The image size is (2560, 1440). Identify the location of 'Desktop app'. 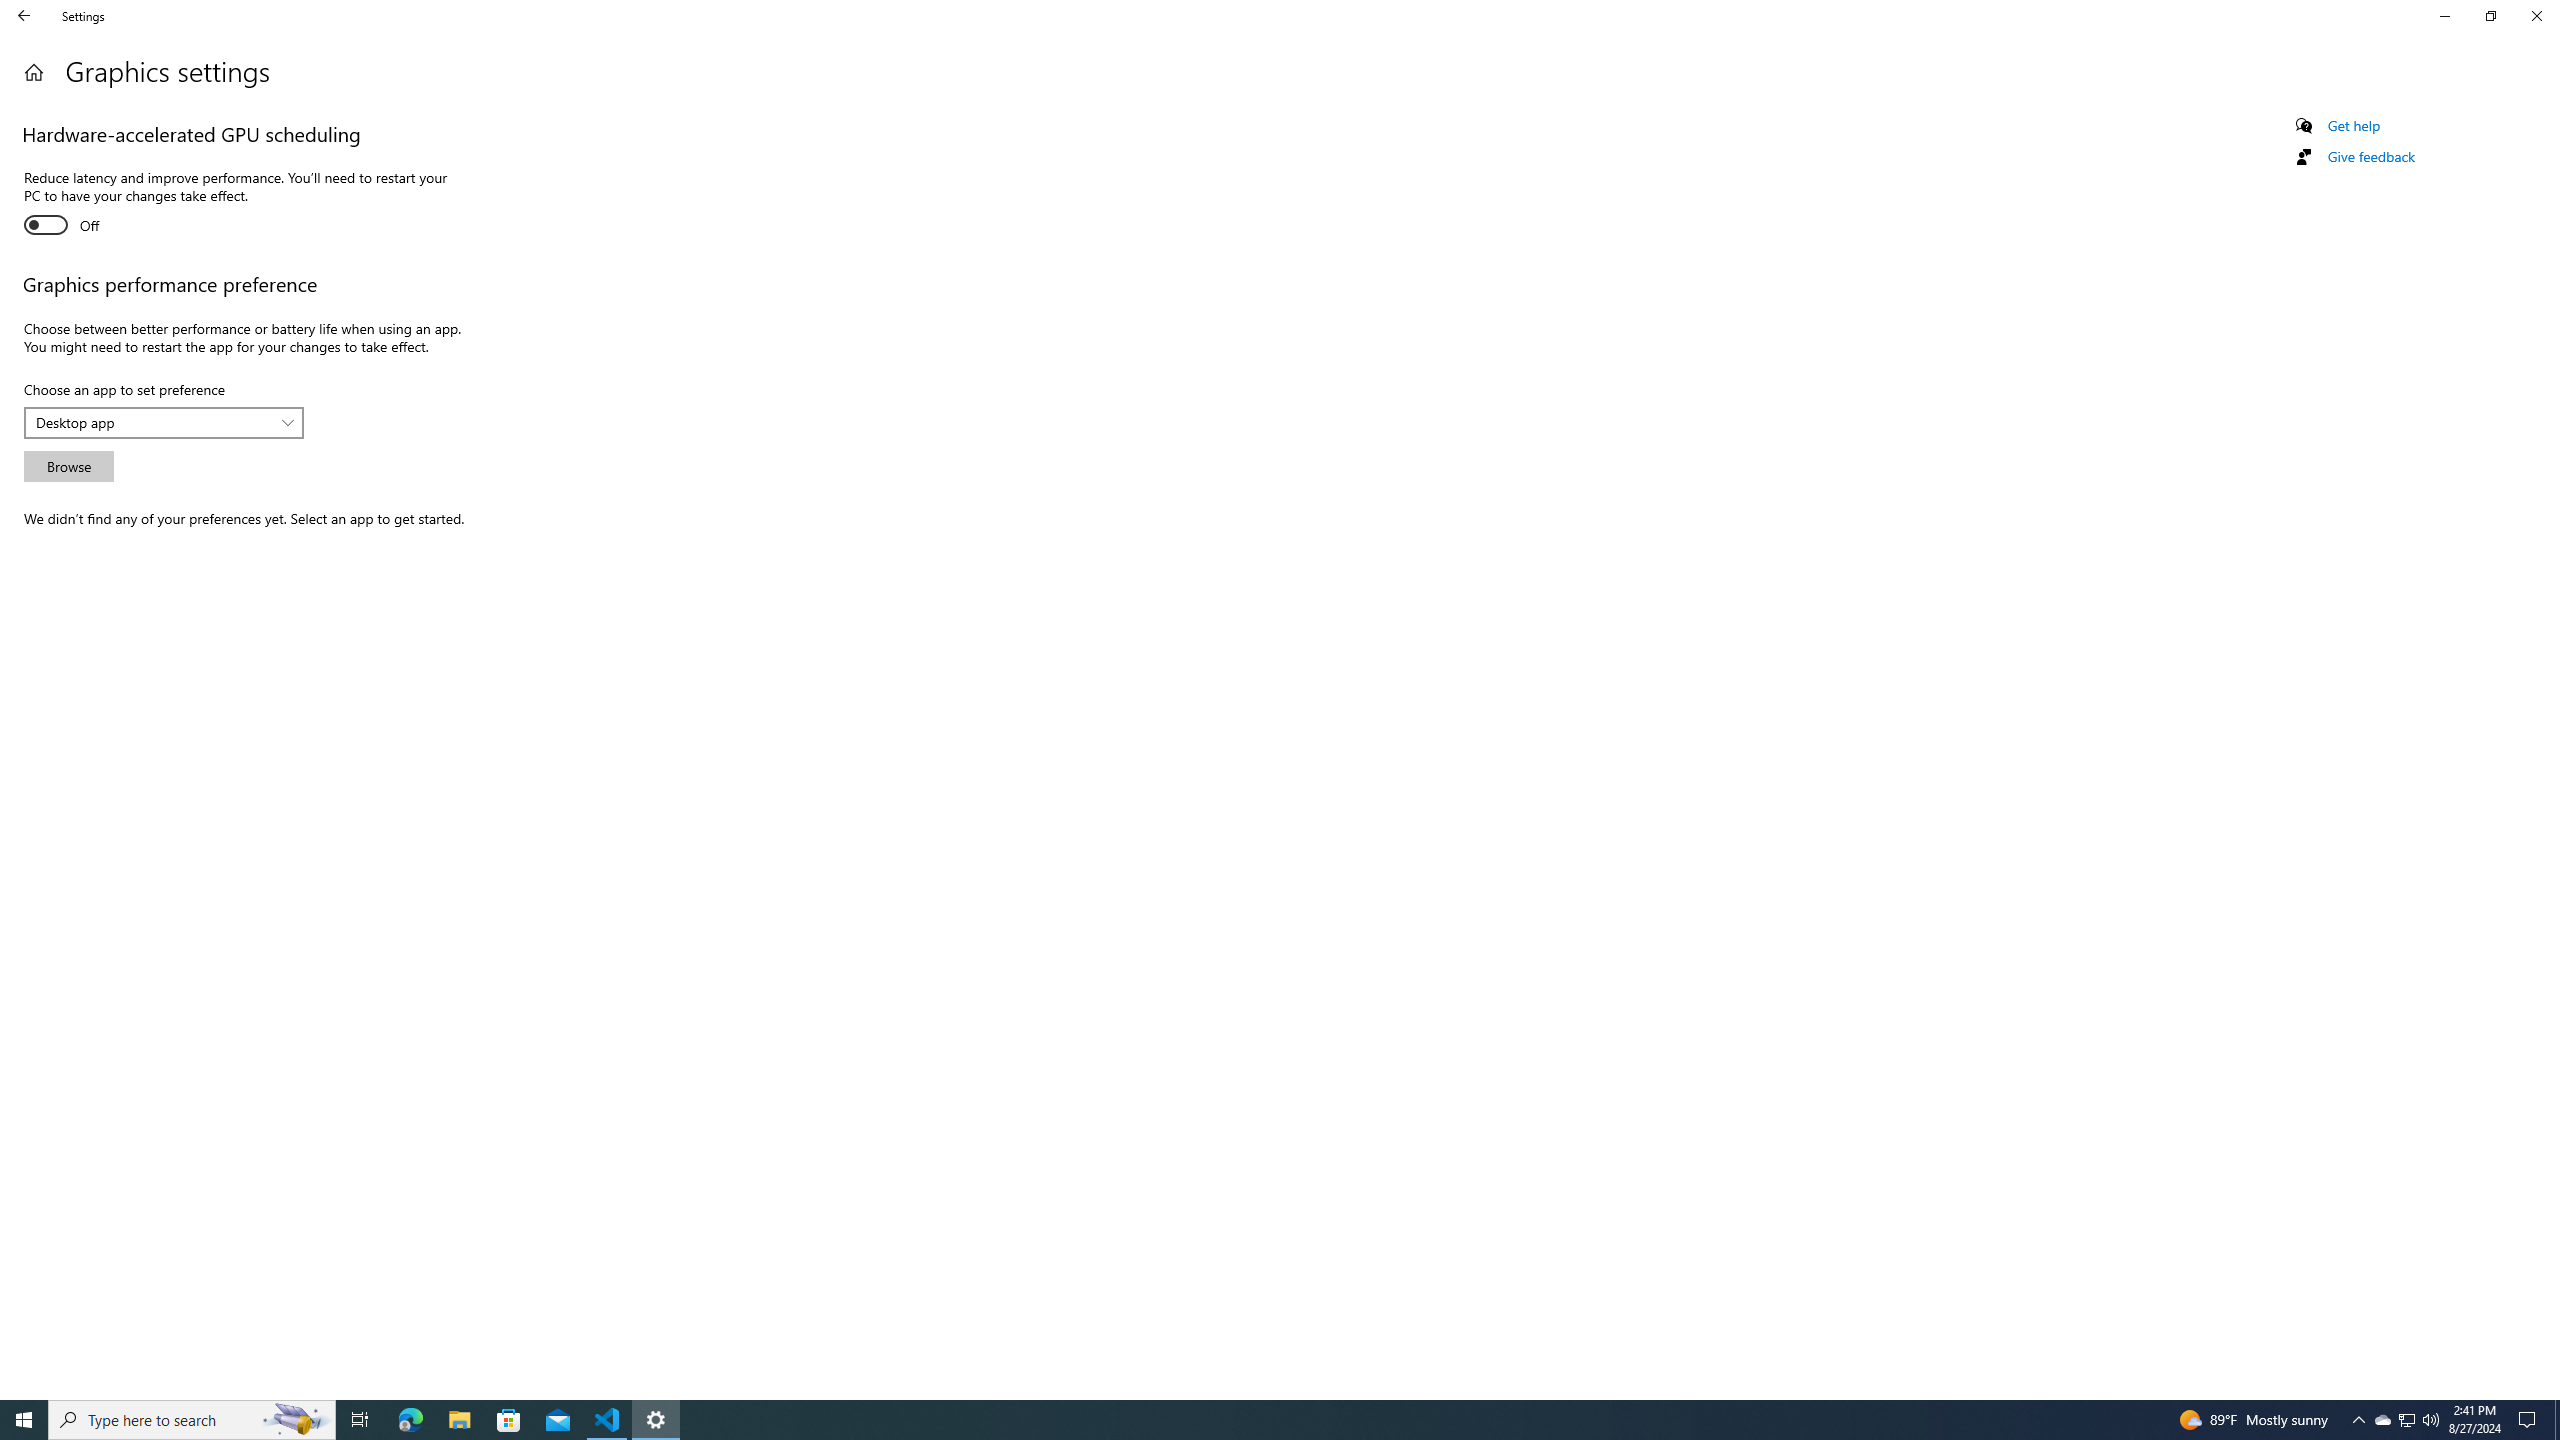
(152, 421).